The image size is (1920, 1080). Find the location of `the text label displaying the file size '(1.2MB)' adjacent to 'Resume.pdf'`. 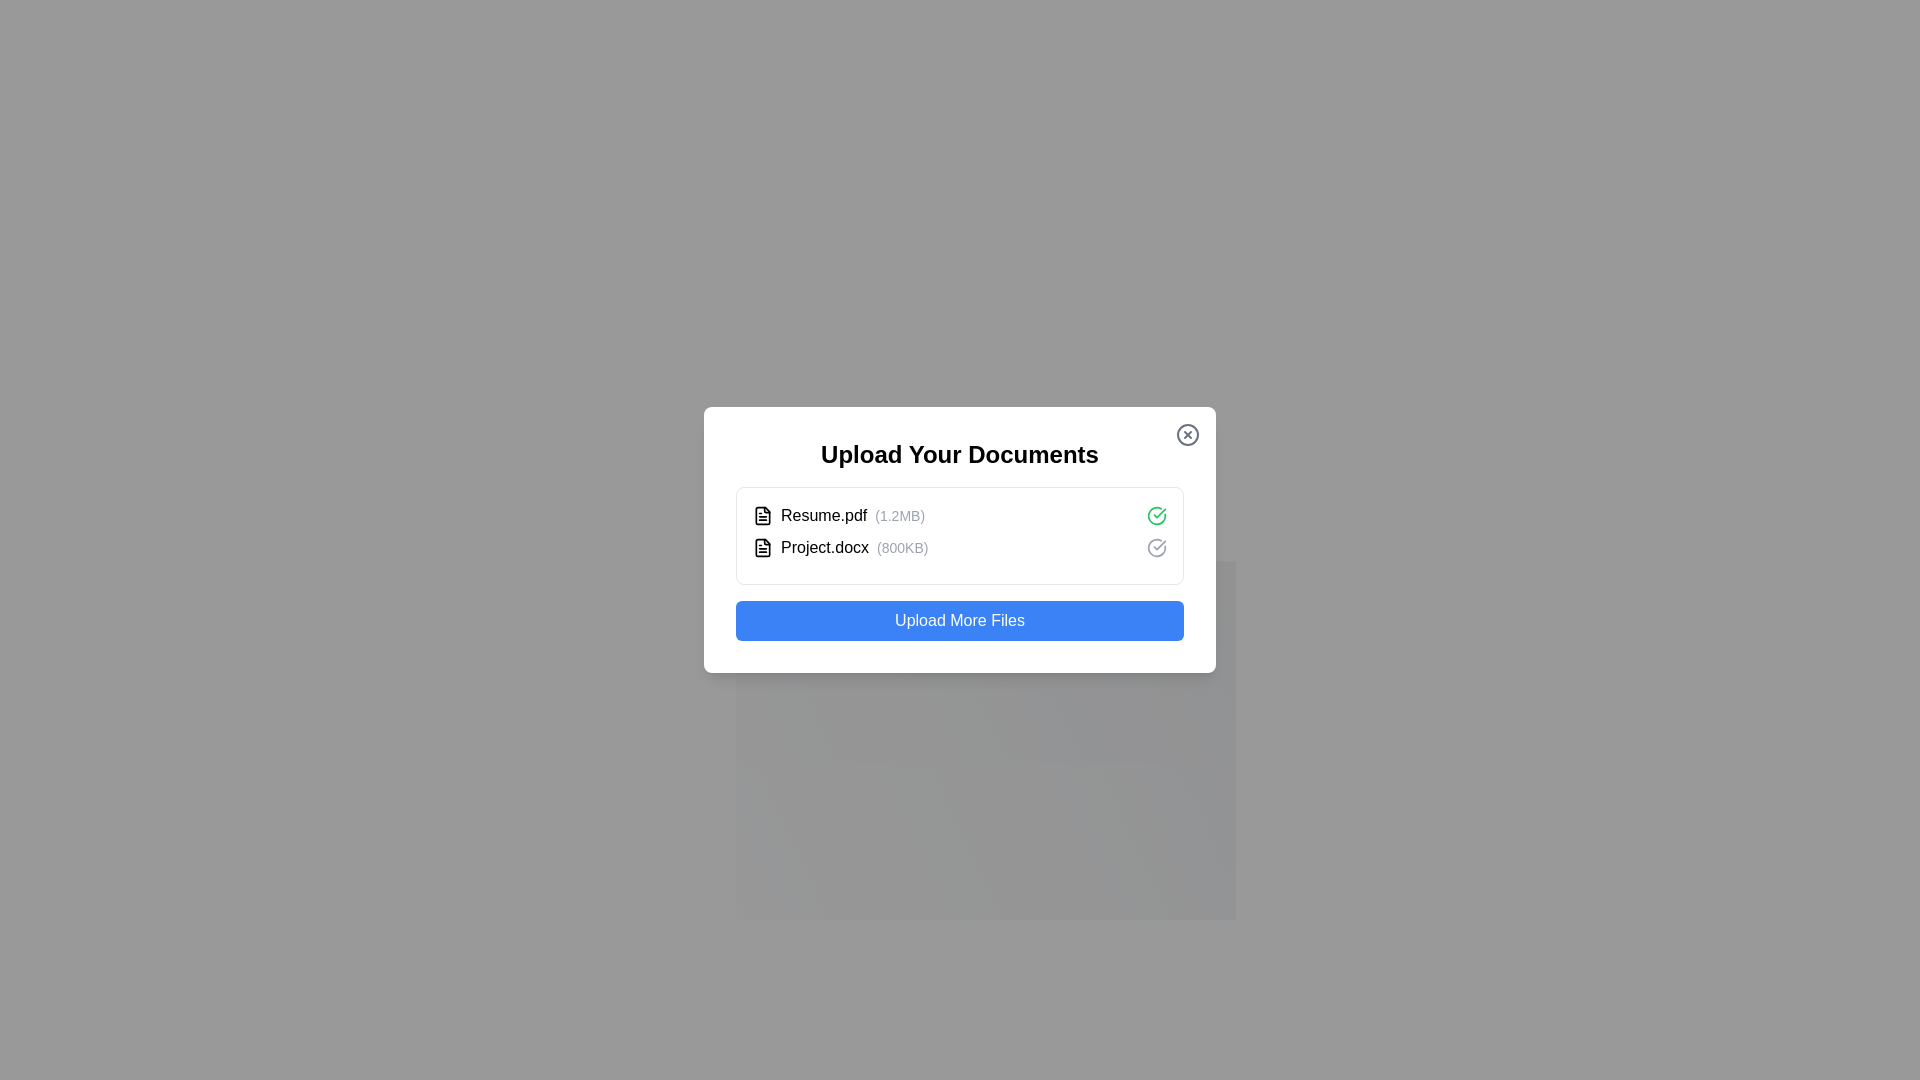

the text label displaying the file size '(1.2MB)' adjacent to 'Resume.pdf' is located at coordinates (899, 515).